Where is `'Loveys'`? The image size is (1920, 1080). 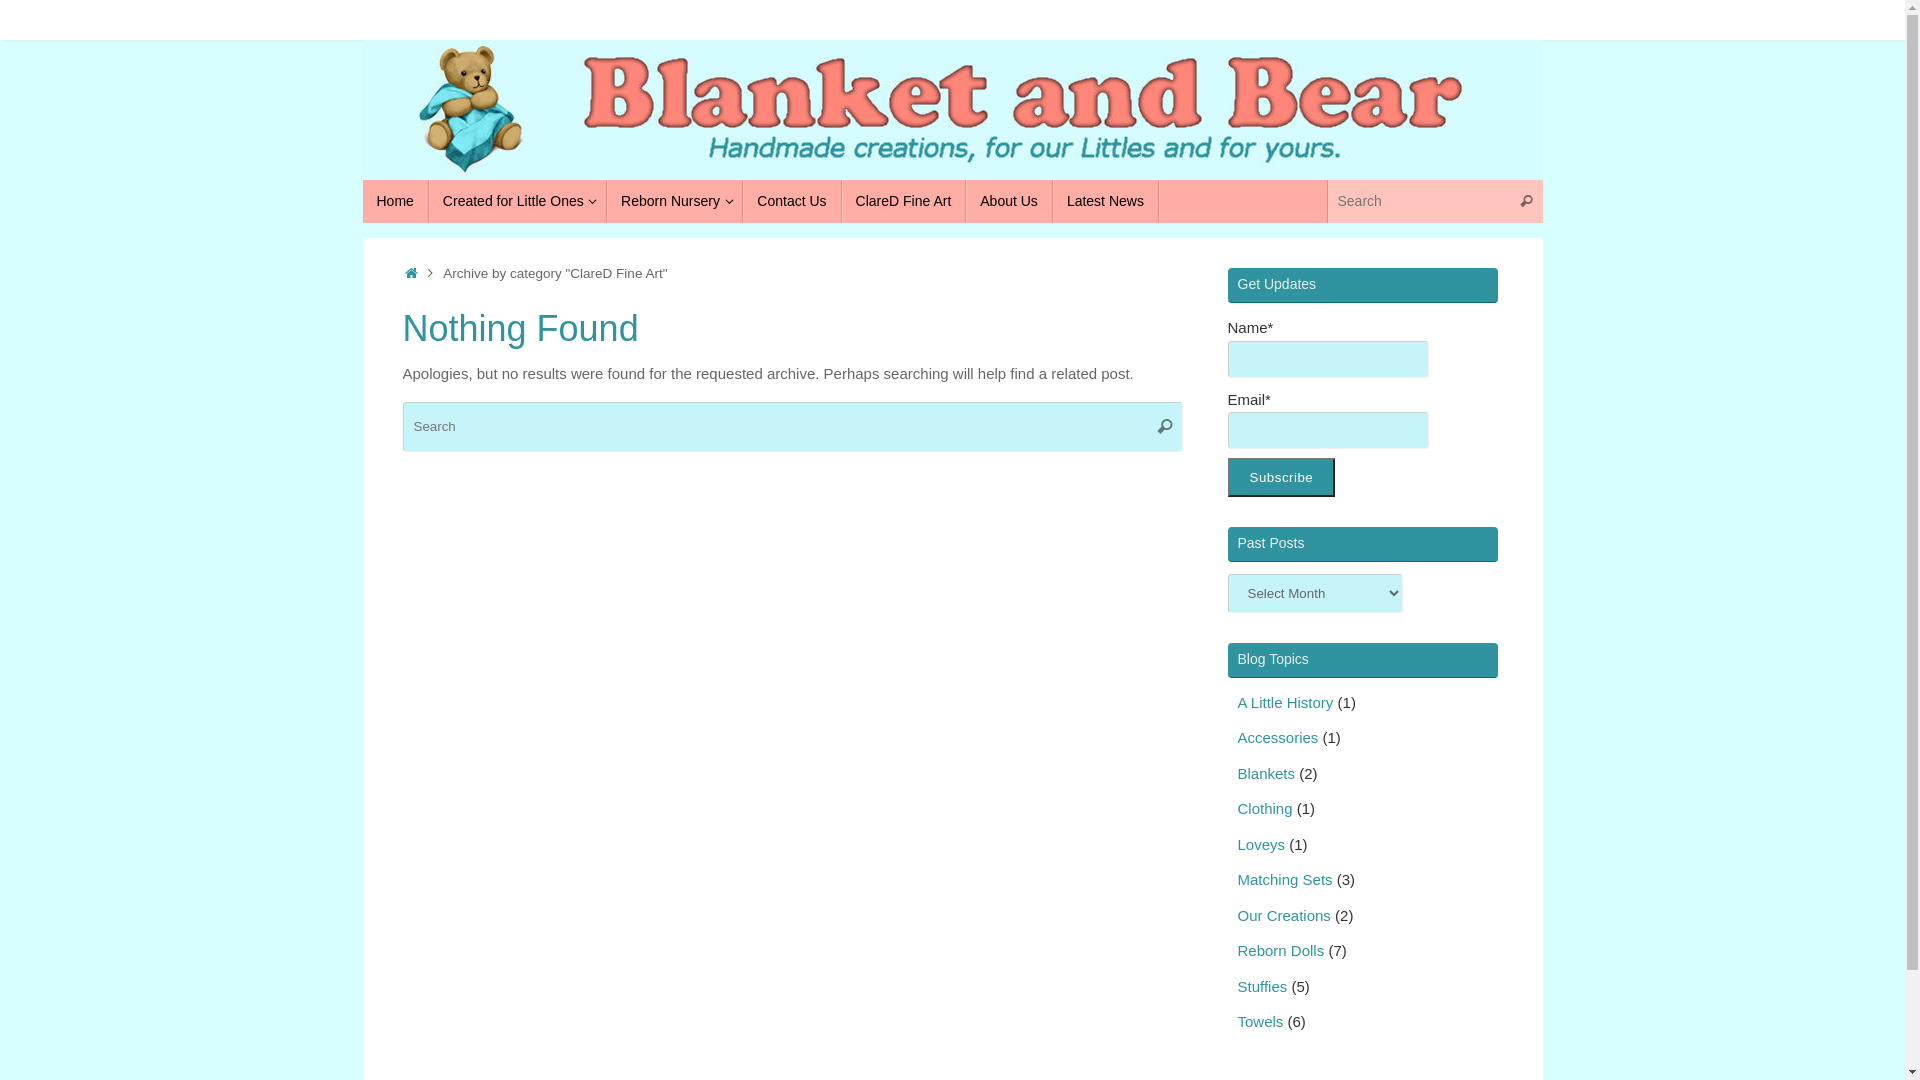 'Loveys' is located at coordinates (1261, 844).